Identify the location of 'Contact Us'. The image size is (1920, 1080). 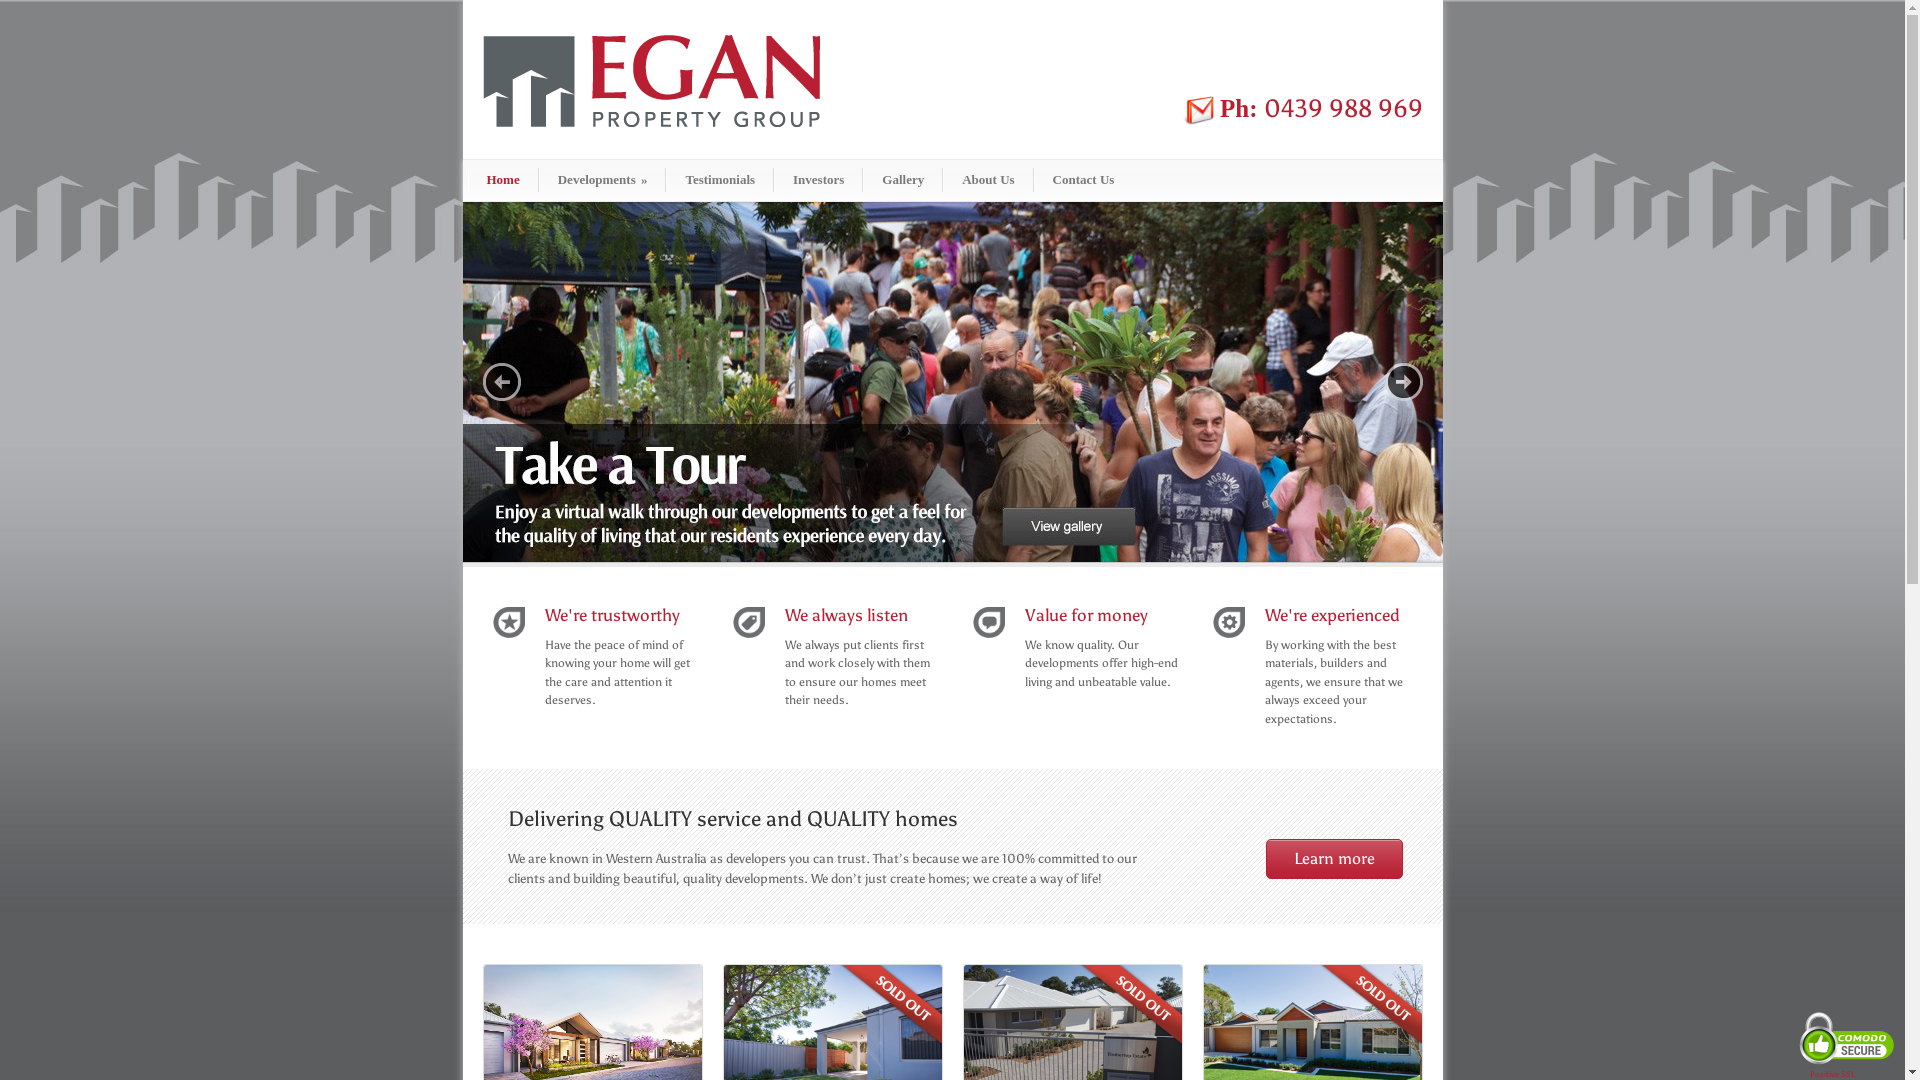
(1082, 180).